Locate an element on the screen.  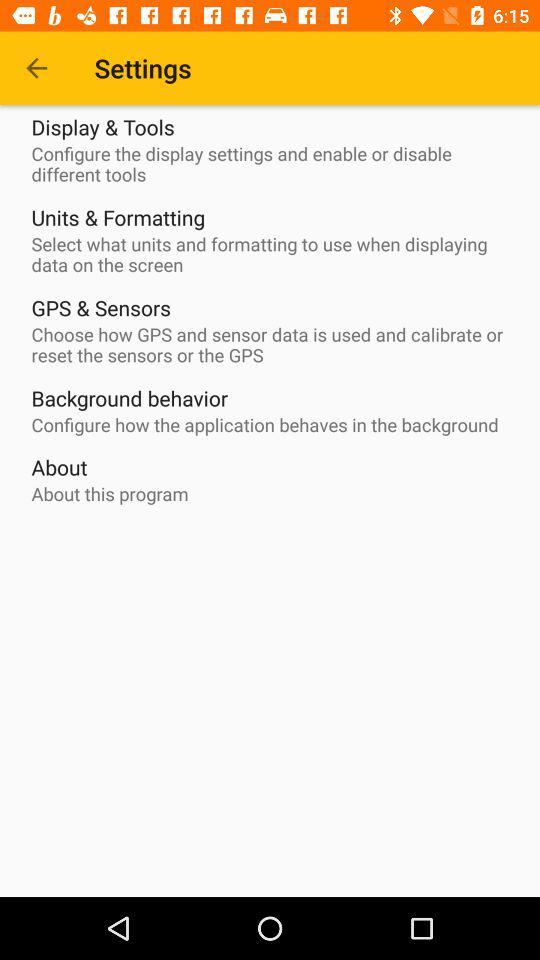
the icon below choose how gps item is located at coordinates (129, 397).